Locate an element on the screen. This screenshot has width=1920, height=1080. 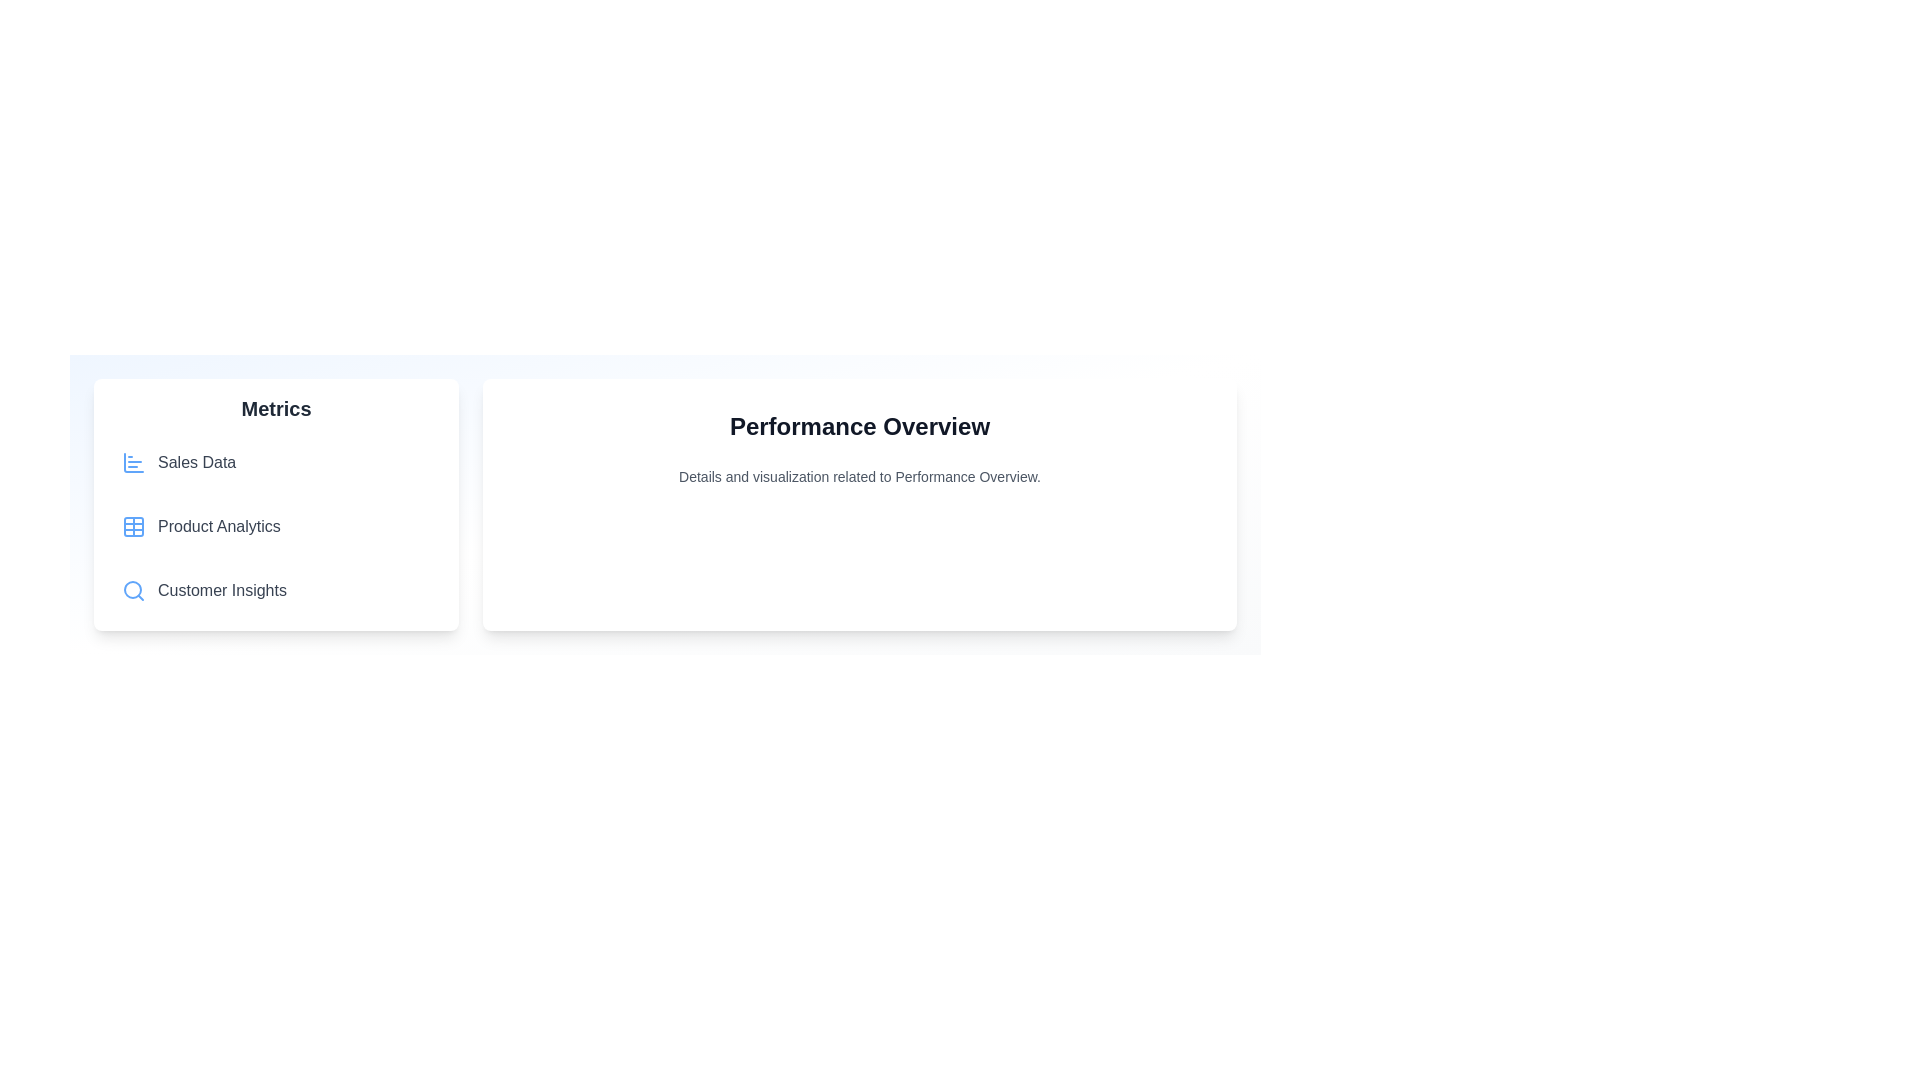
text from the text label displaying 'Sales Data', which is styled with a medium font weight and gray color, located at the top of a vertical list of options is located at coordinates (197, 462).